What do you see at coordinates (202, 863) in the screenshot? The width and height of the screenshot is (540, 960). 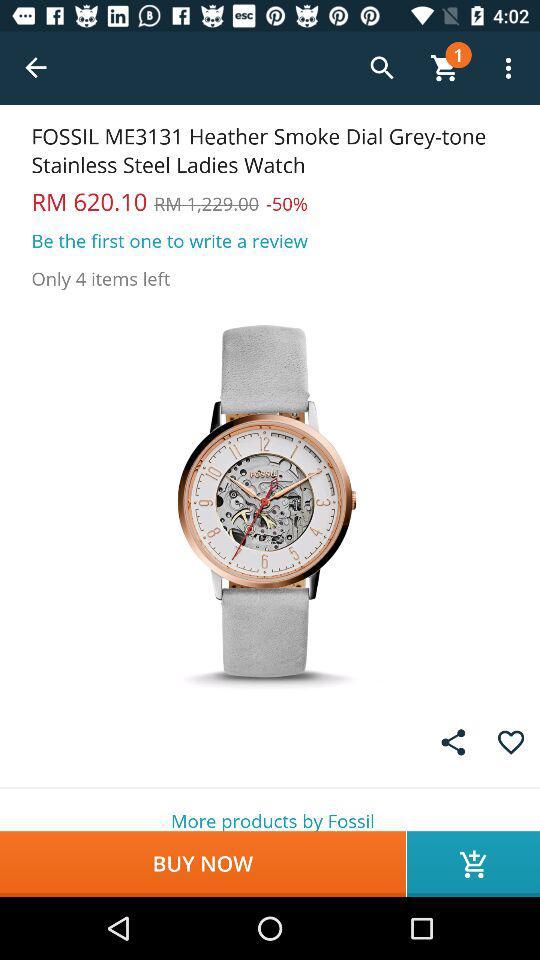 I see `the buy now icon` at bounding box center [202, 863].